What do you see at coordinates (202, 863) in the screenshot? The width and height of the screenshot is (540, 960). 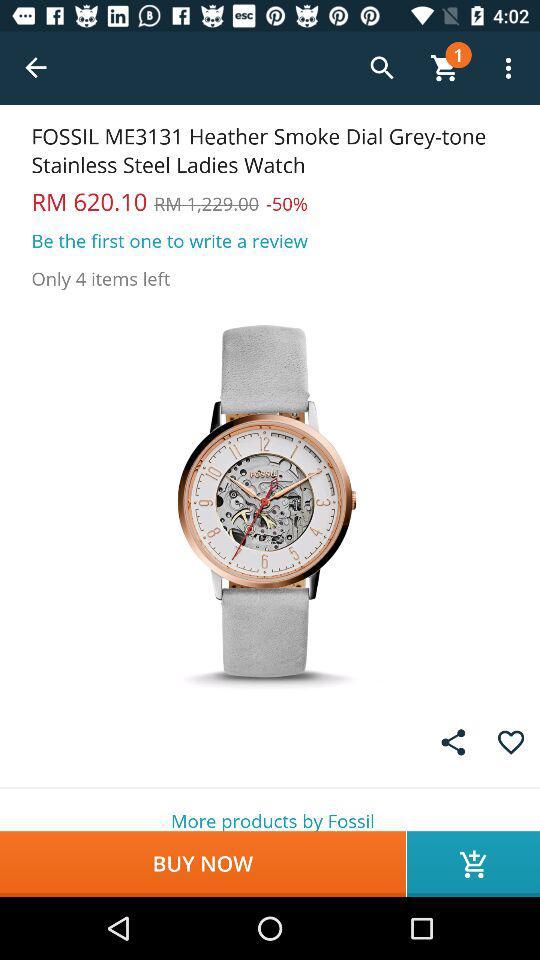 I see `the buy now icon` at bounding box center [202, 863].